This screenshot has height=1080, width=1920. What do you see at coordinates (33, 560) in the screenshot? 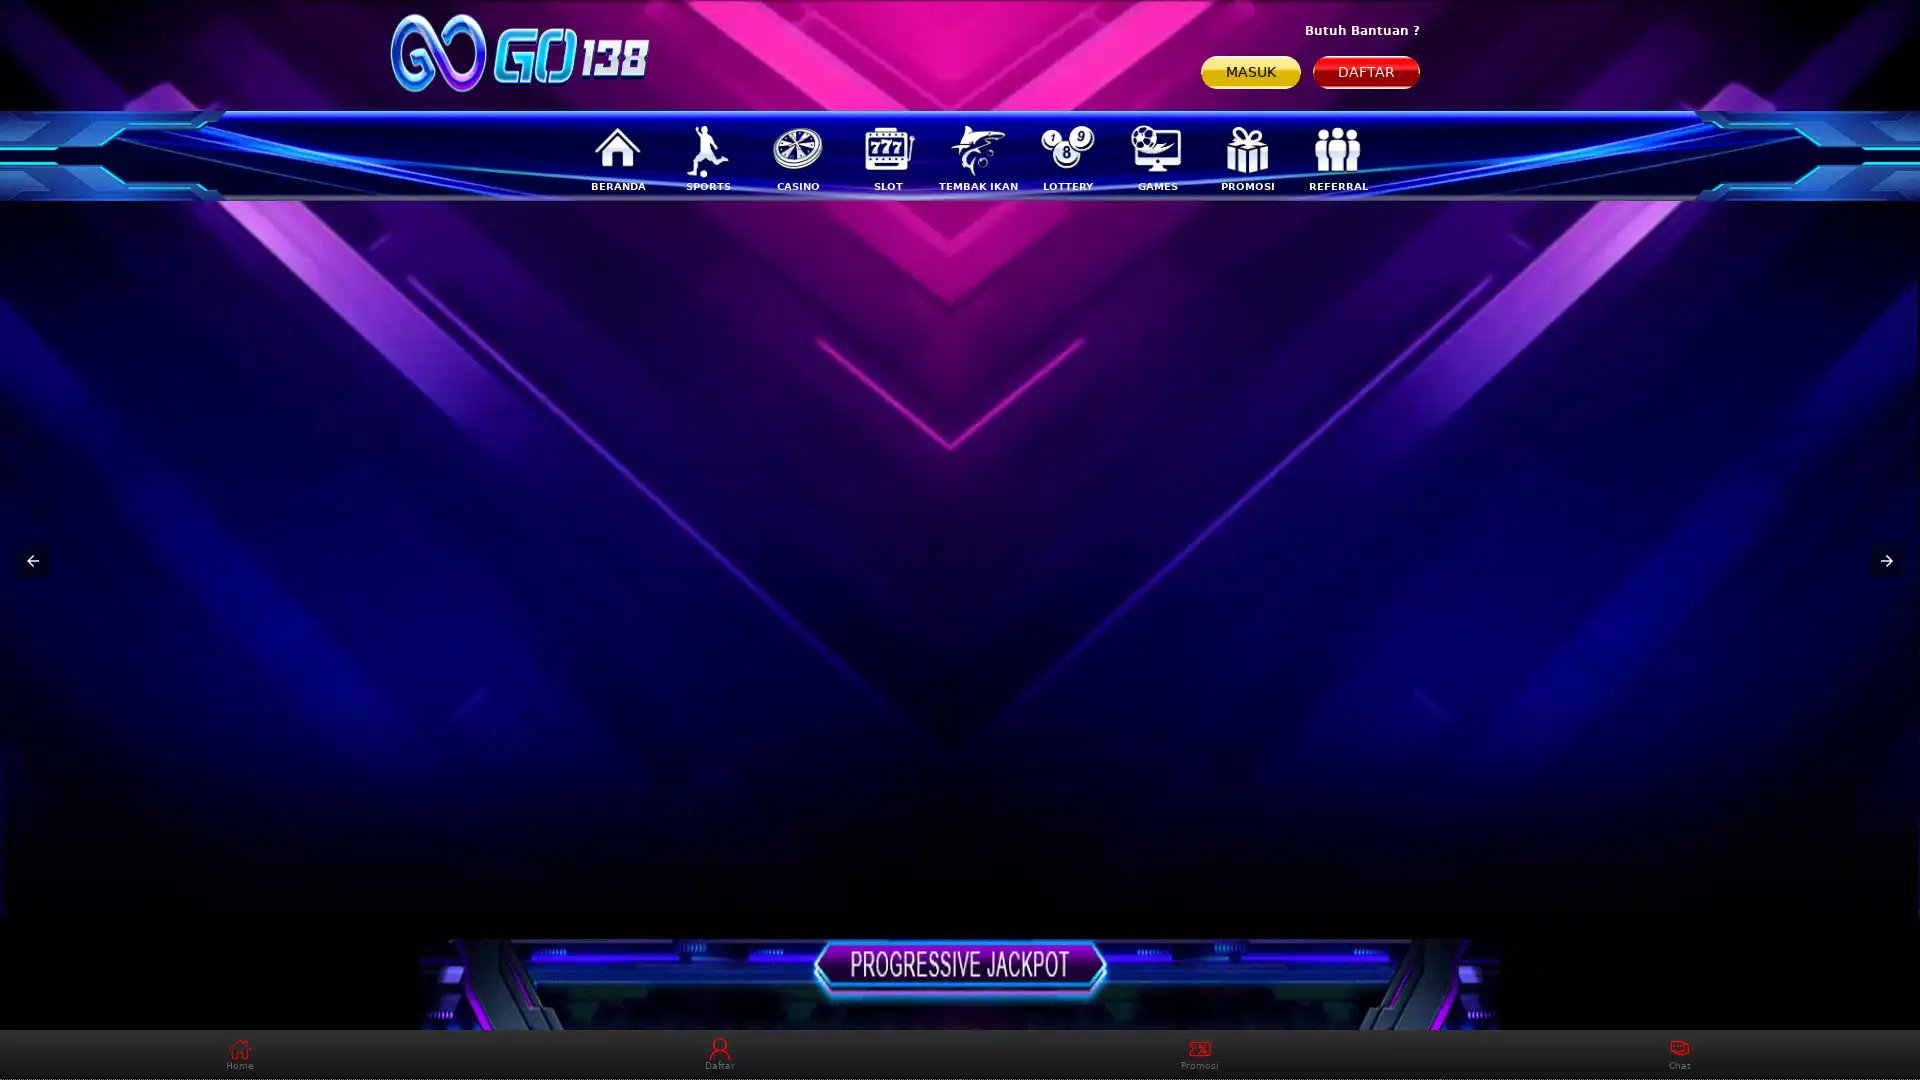
I see `Previous item in carousel (2 of 4)` at bounding box center [33, 560].